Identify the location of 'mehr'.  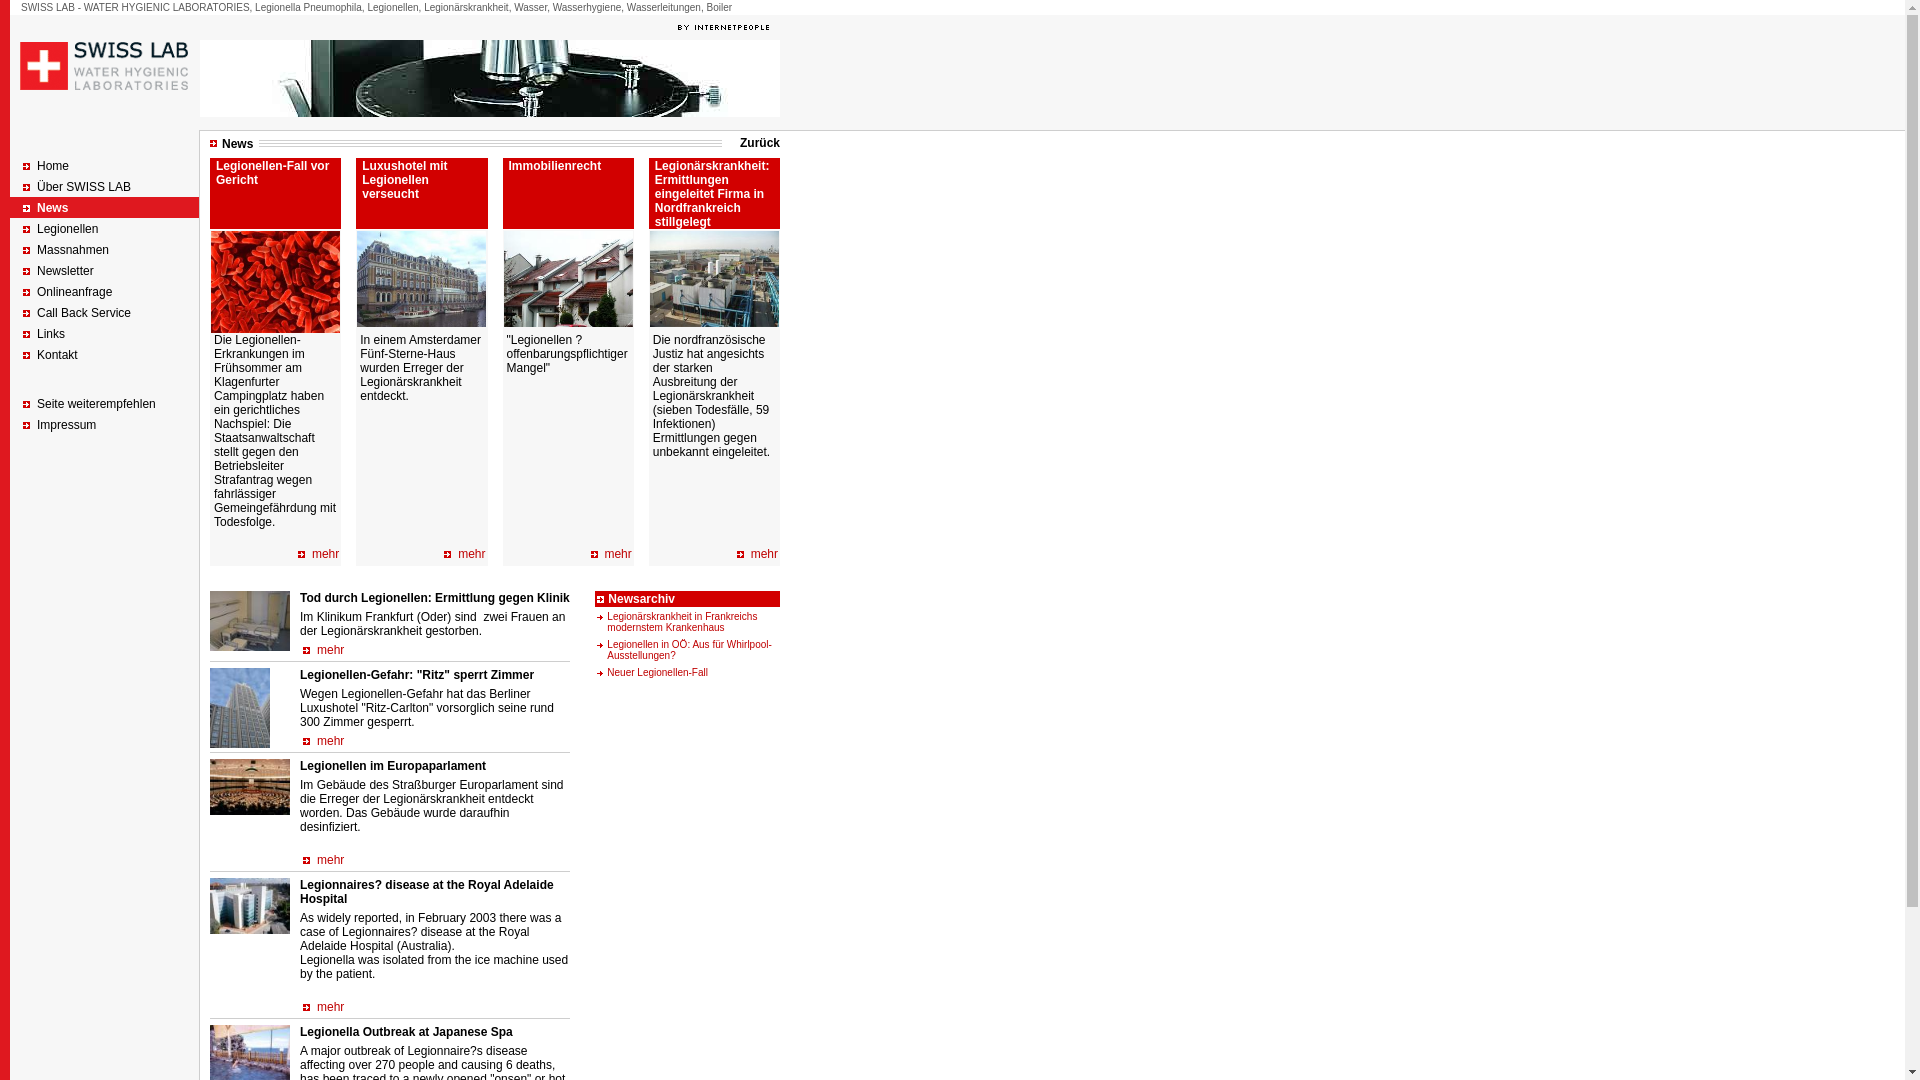
(325, 554).